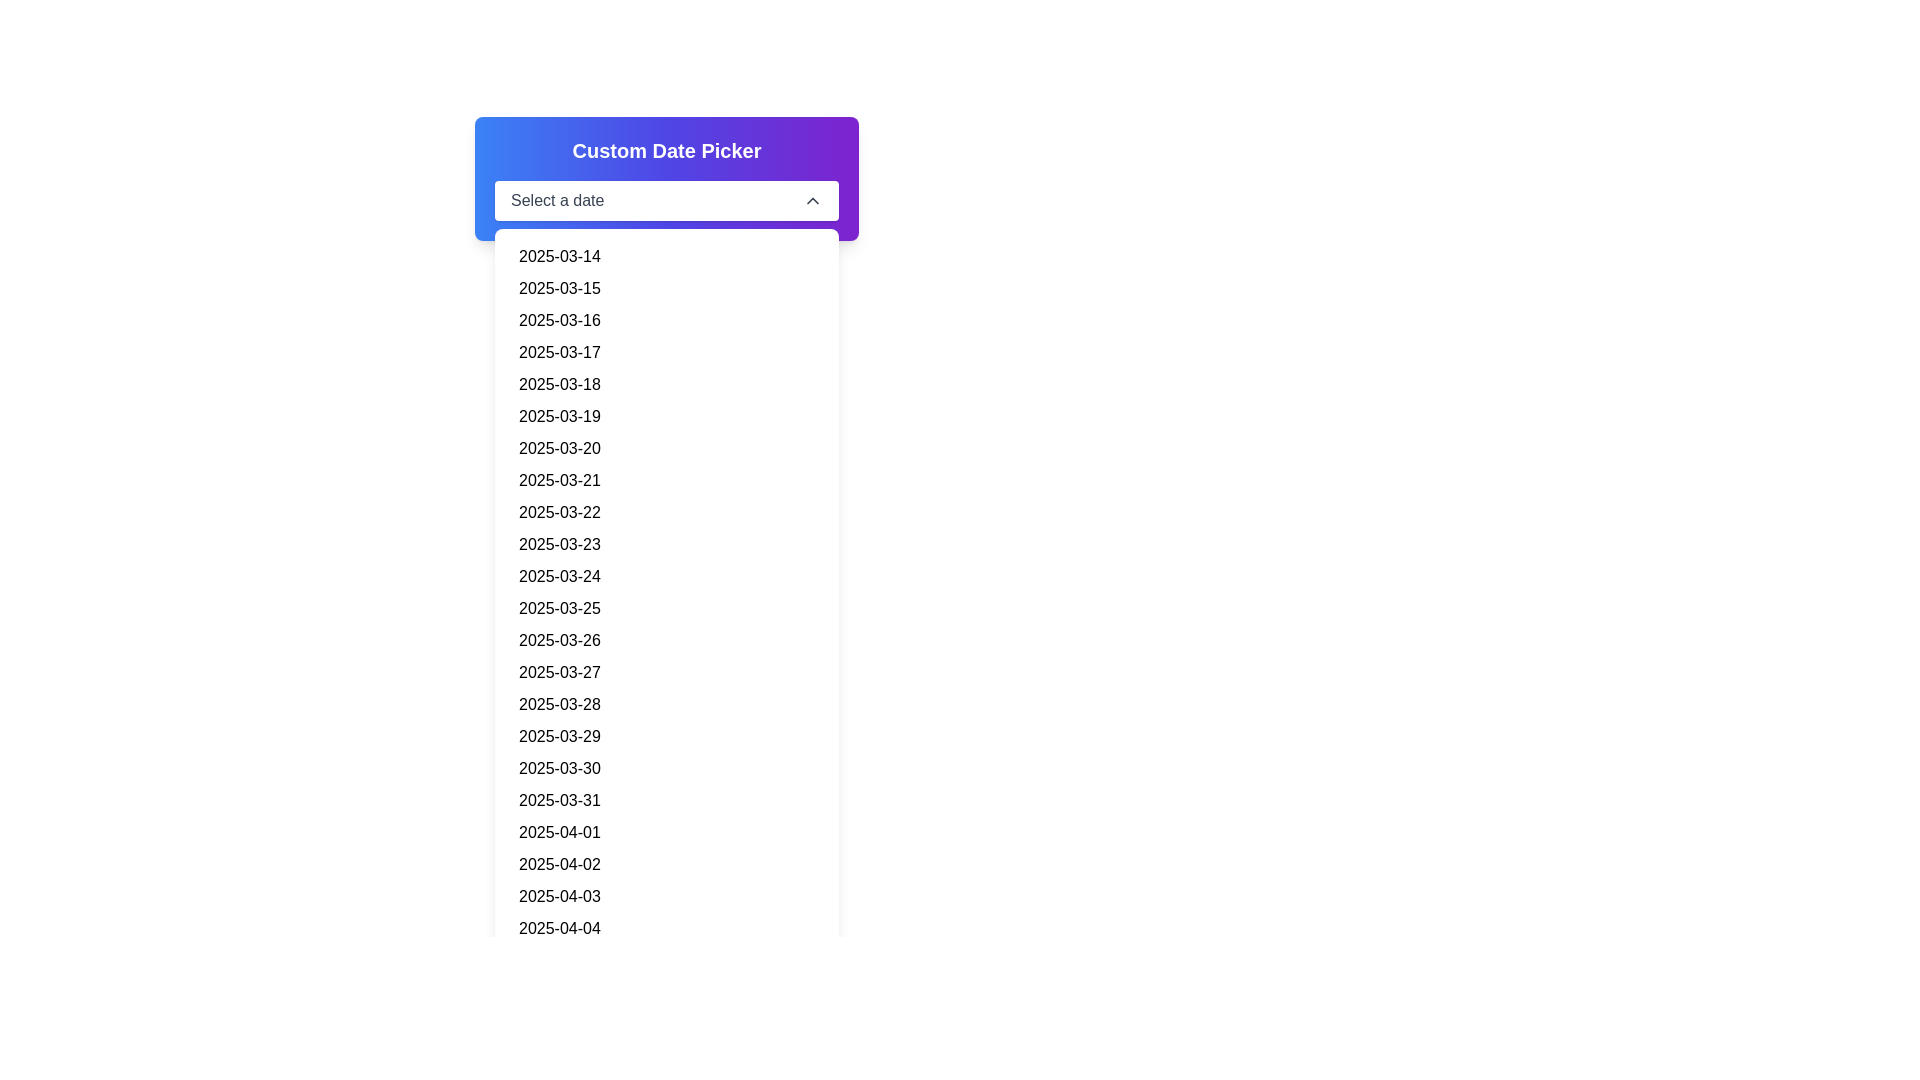  Describe the element at coordinates (667, 577) in the screenshot. I see `to select the 11th date in the dropdown menu, which is represented as a list item` at that location.